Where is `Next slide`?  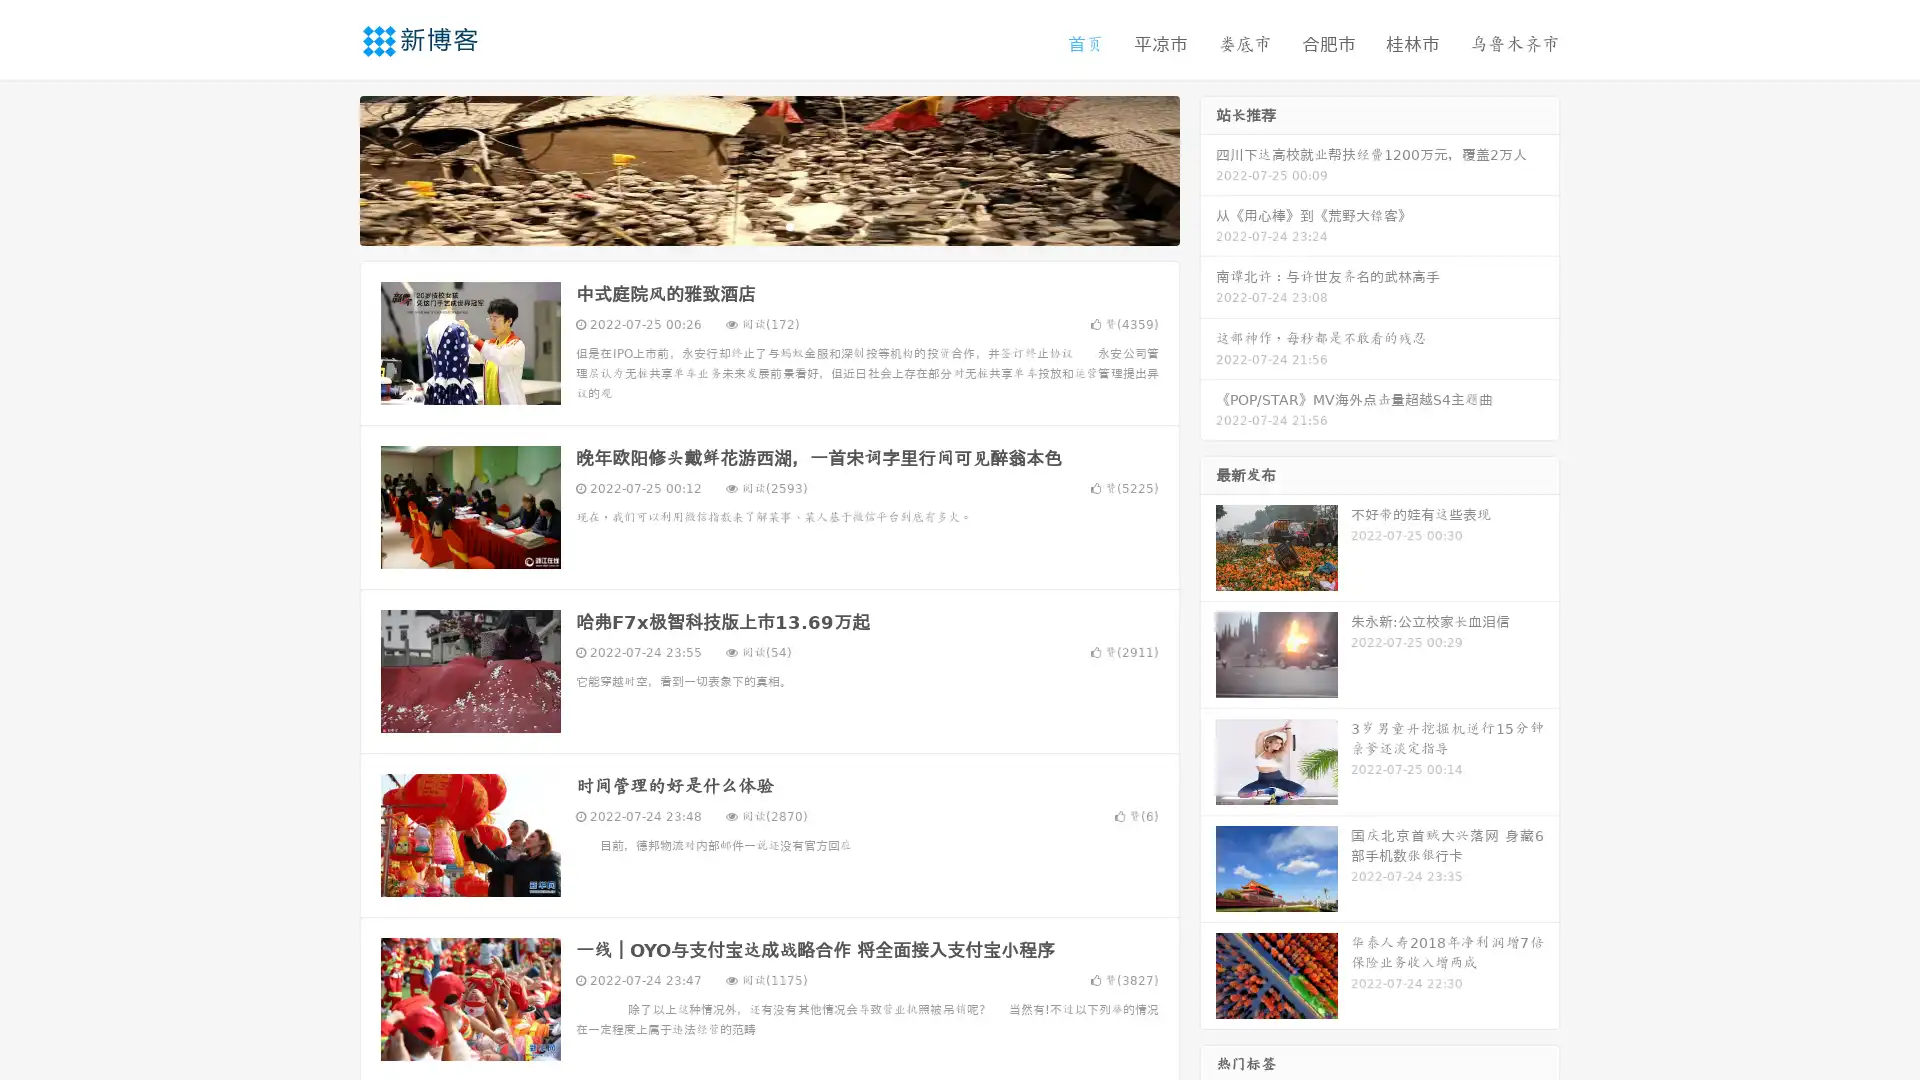
Next slide is located at coordinates (1208, 168).